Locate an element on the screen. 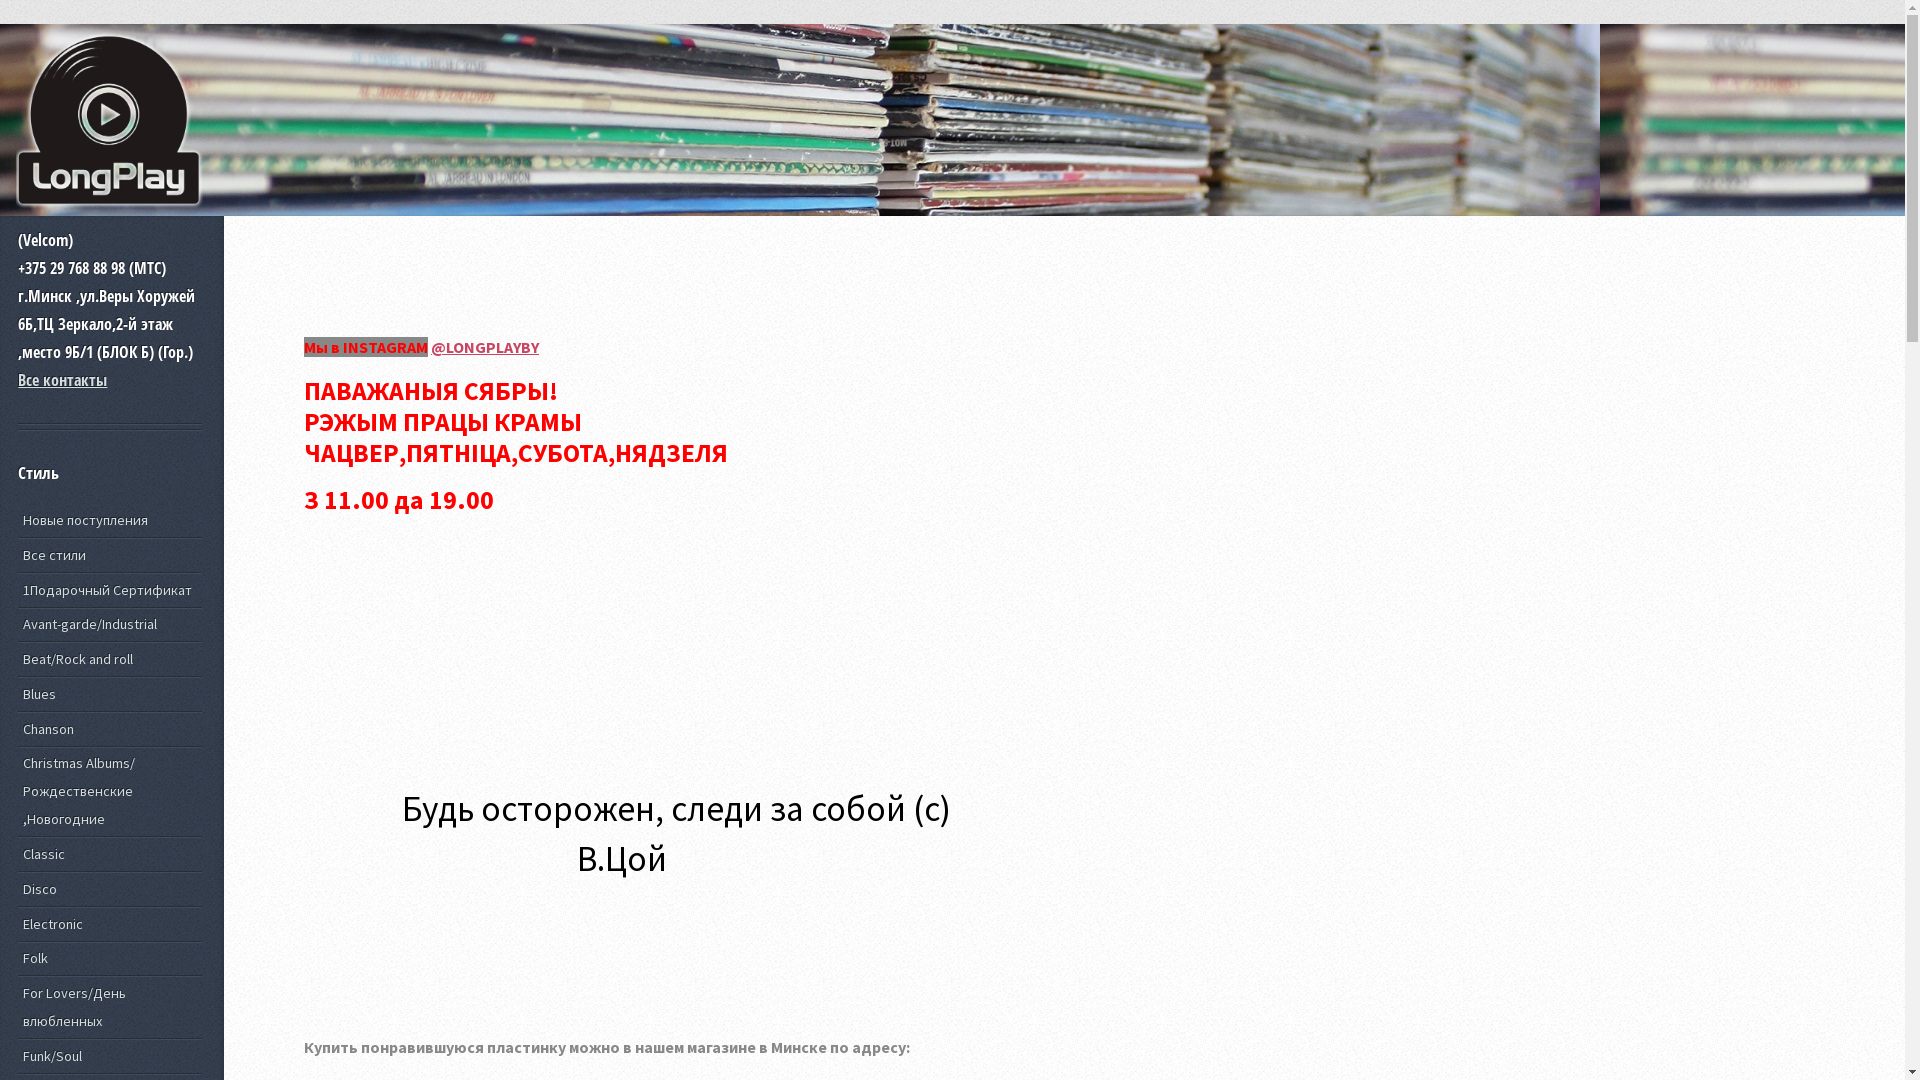  'Classic' is located at coordinates (18, 854).